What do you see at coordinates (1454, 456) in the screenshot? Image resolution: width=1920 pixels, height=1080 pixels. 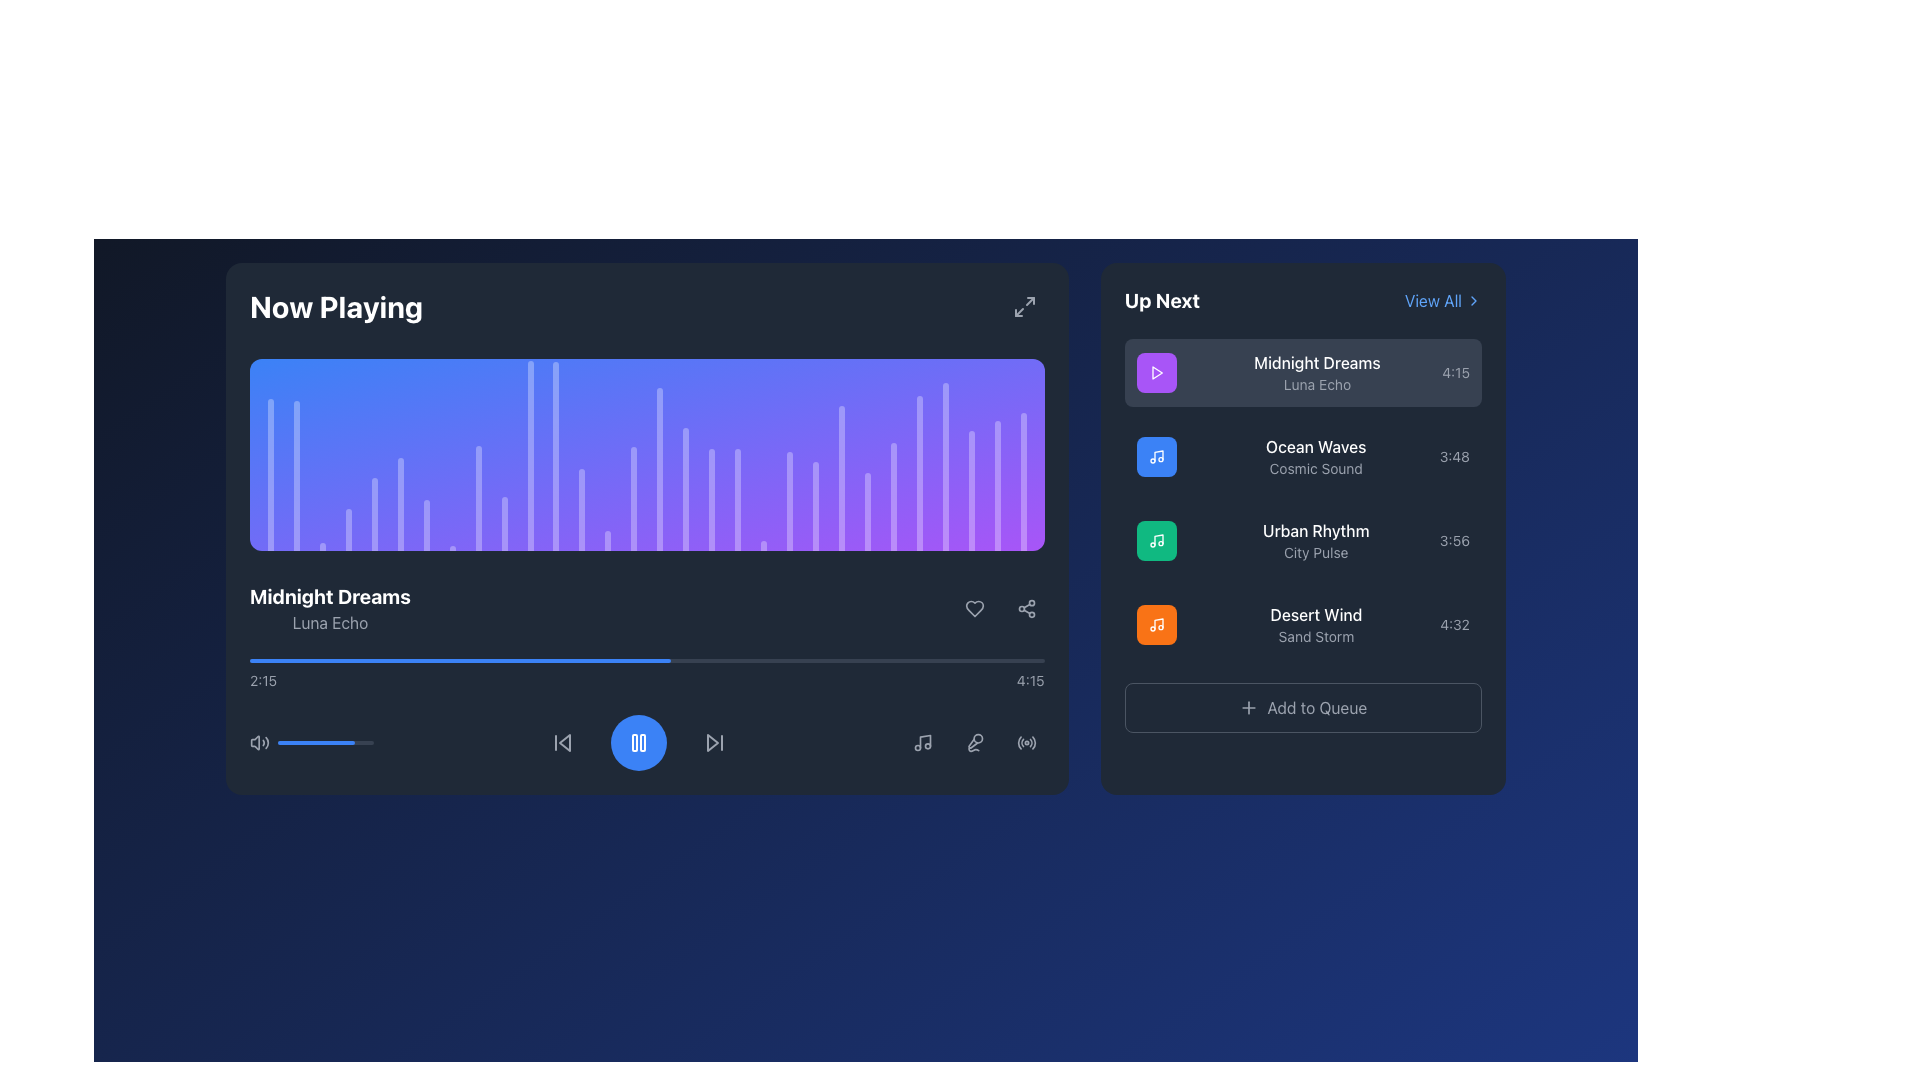 I see `the numerical text indicator reading '3:48', which is styled in a small gray font and is positioned on the right side of the song list item for 'Ocean Waves' by 'Cosmic Sound' within the 'Up Next' section` at bounding box center [1454, 456].